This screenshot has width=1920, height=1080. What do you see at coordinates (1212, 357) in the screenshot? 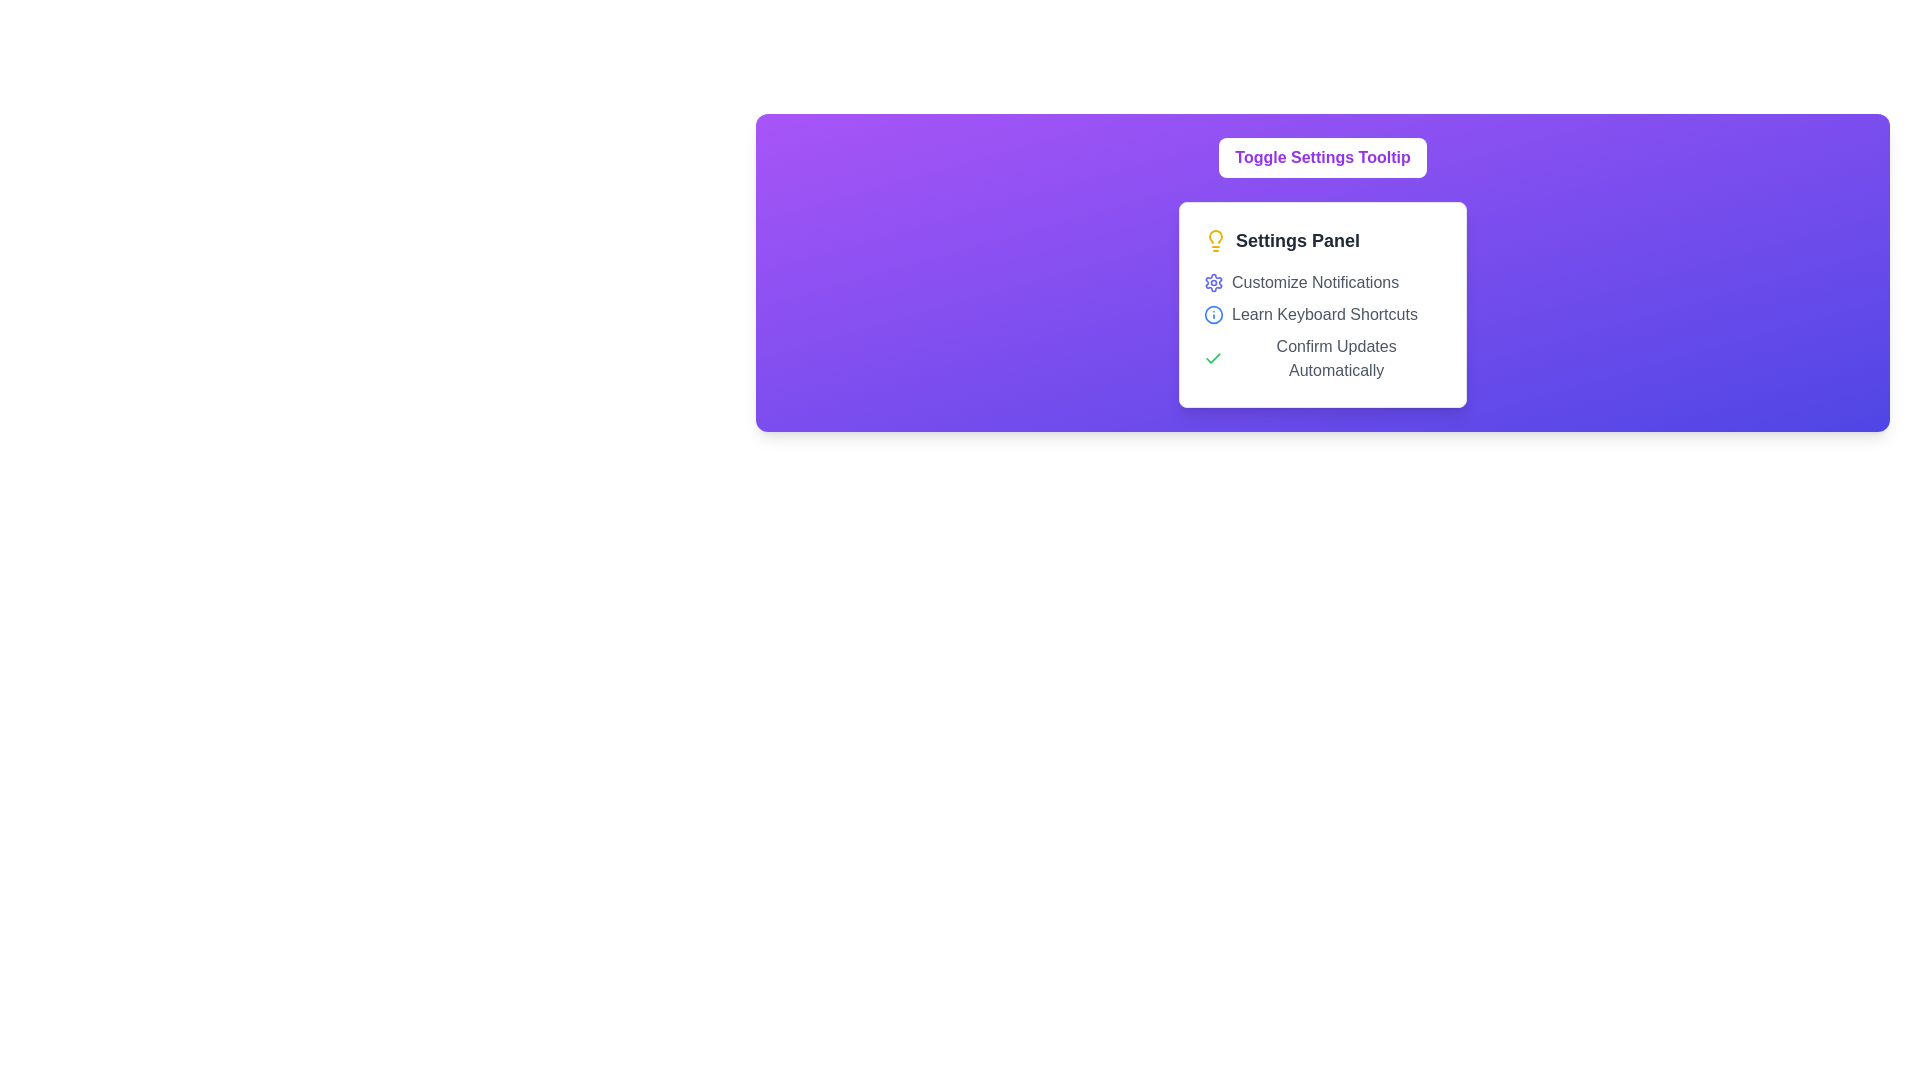
I see `the checkmark icon within the settings panel that indicates successful completion or activation of an option` at bounding box center [1212, 357].